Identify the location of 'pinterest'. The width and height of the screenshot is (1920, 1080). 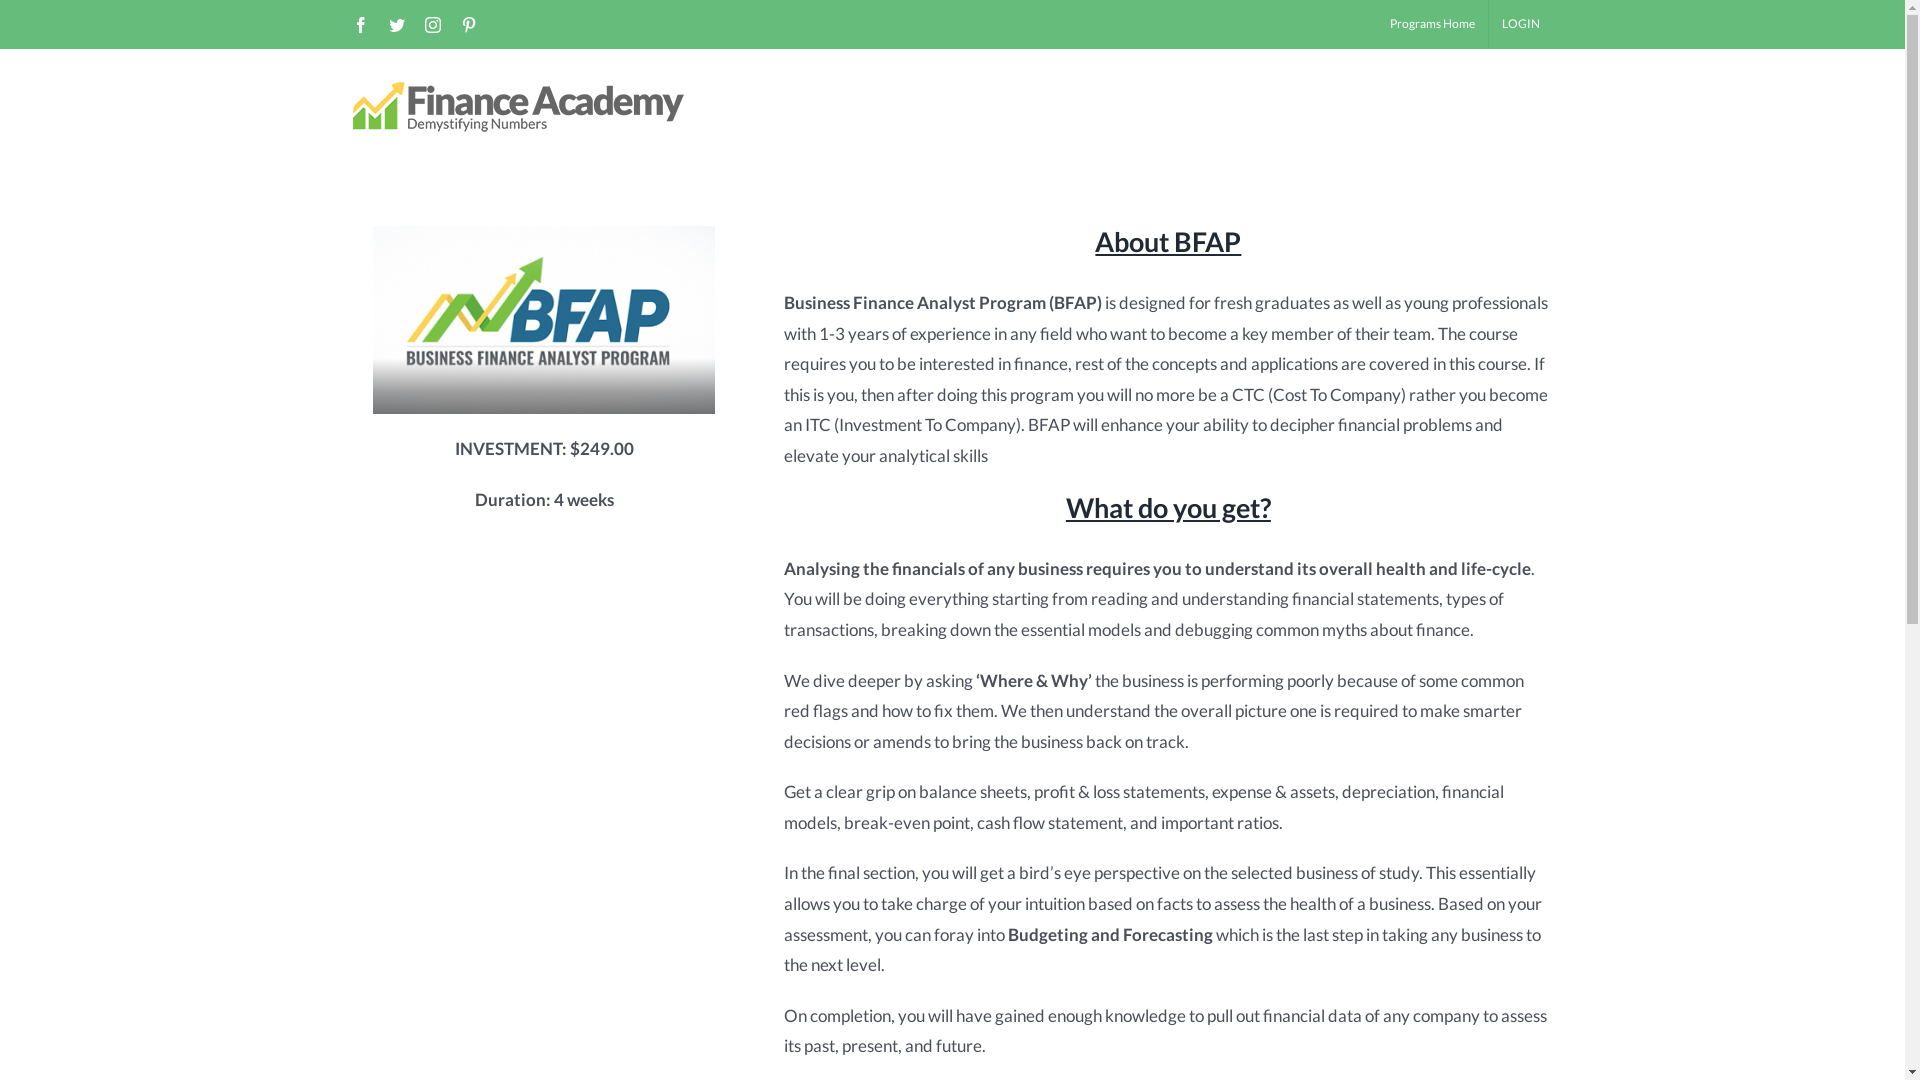
(459, 23).